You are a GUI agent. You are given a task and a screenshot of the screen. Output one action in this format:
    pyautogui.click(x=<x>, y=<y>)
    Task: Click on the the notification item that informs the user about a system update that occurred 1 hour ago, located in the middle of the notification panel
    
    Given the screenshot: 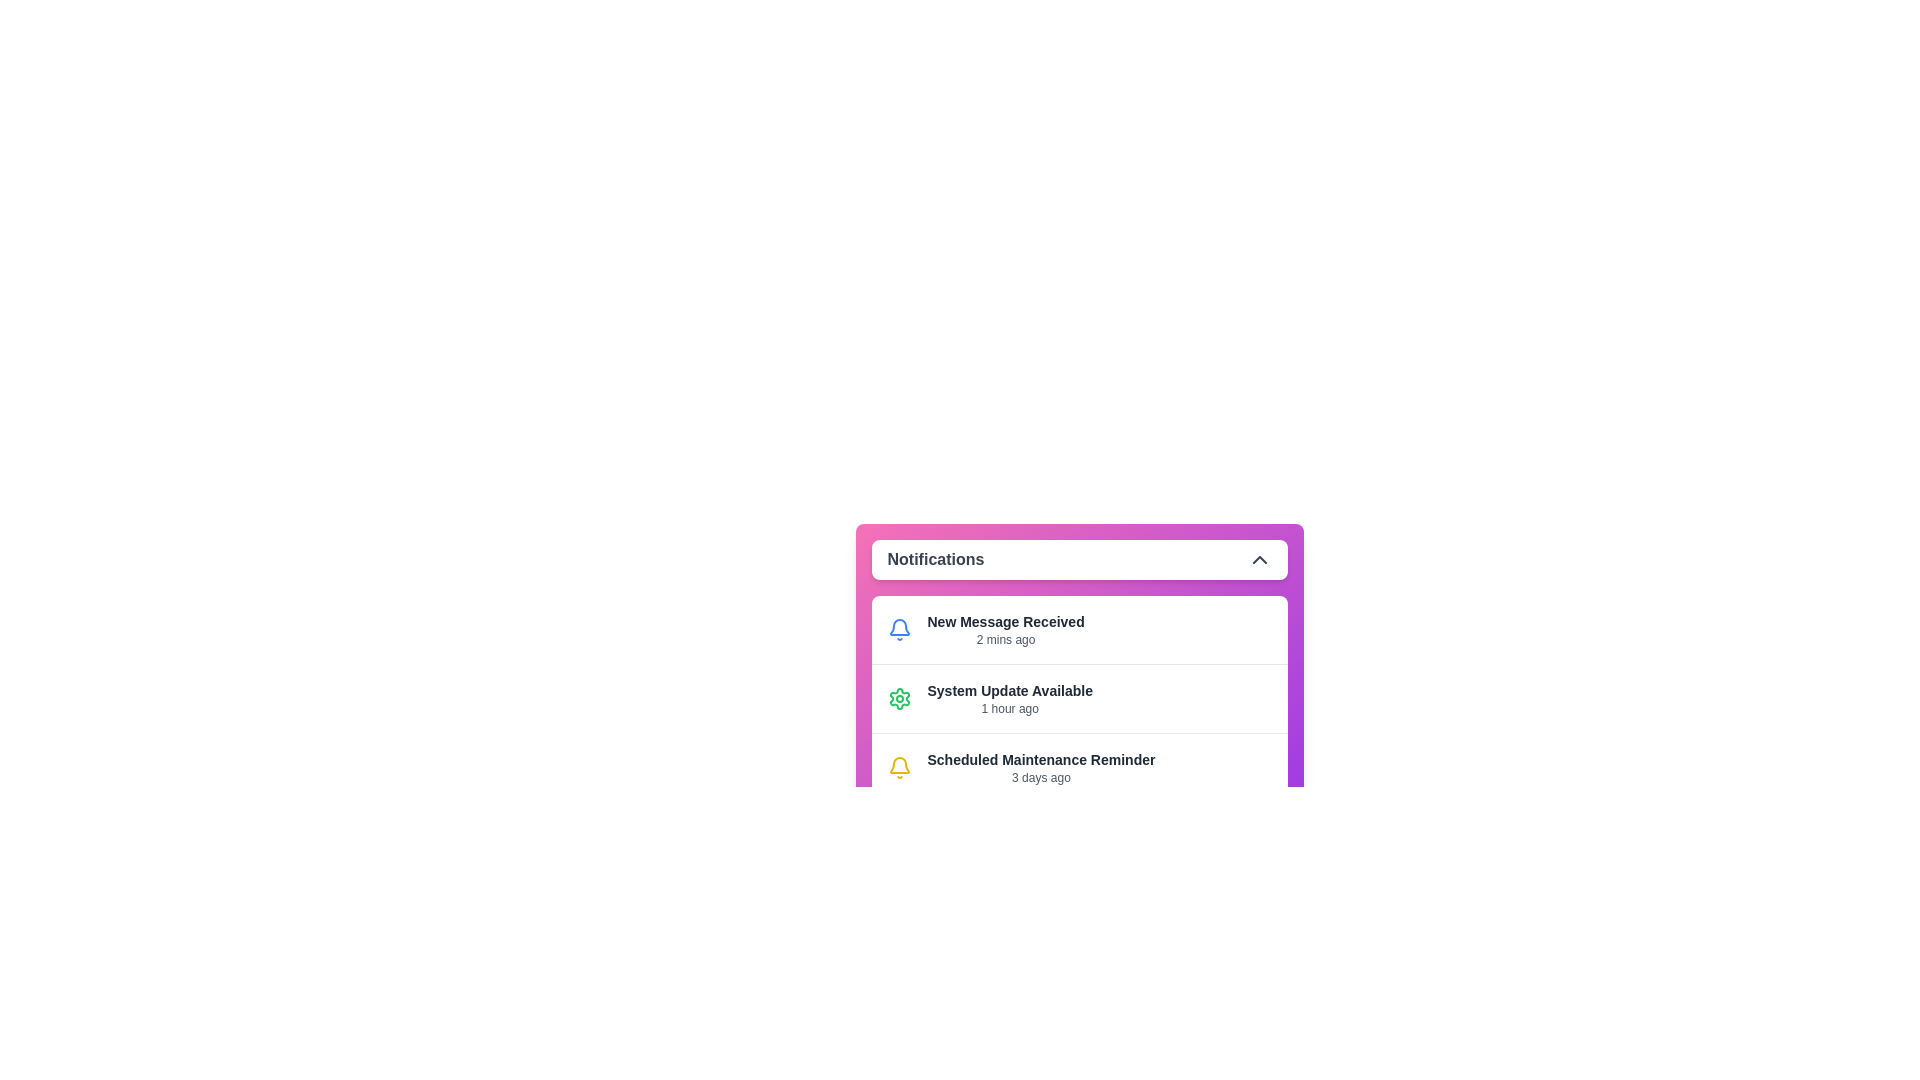 What is the action you would take?
    pyautogui.click(x=1078, y=697)
    